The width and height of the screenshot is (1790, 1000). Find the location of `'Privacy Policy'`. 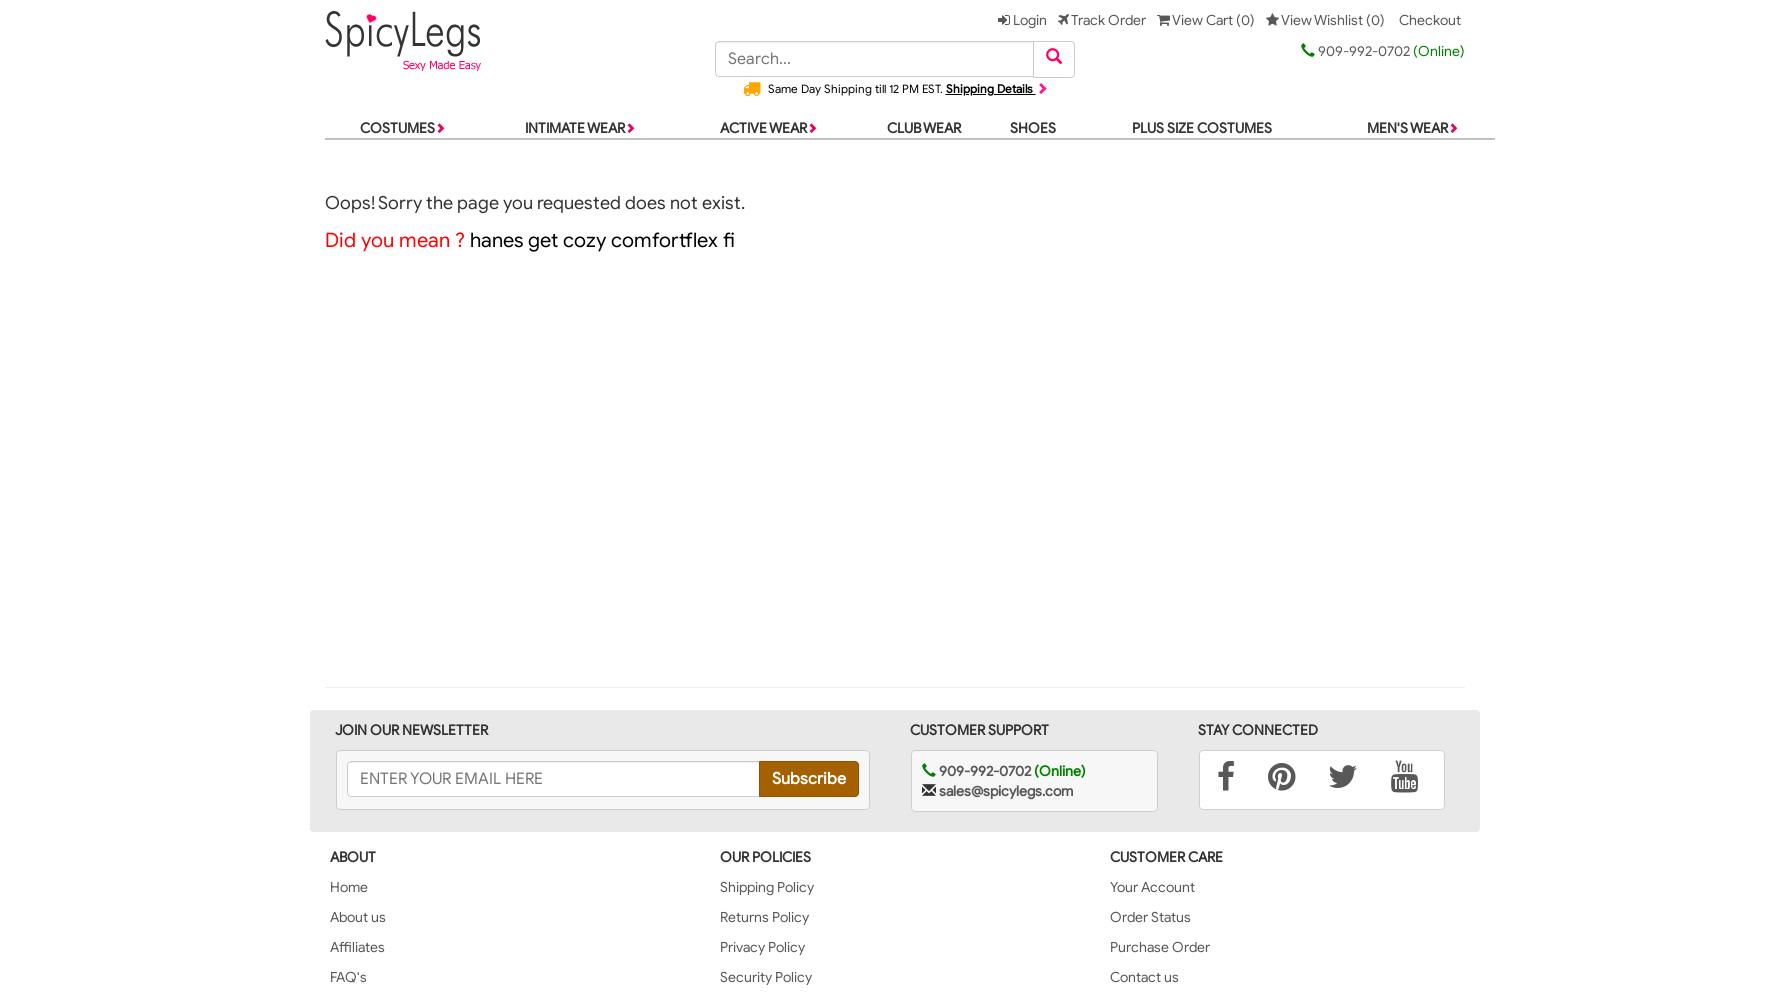

'Privacy Policy' is located at coordinates (718, 945).